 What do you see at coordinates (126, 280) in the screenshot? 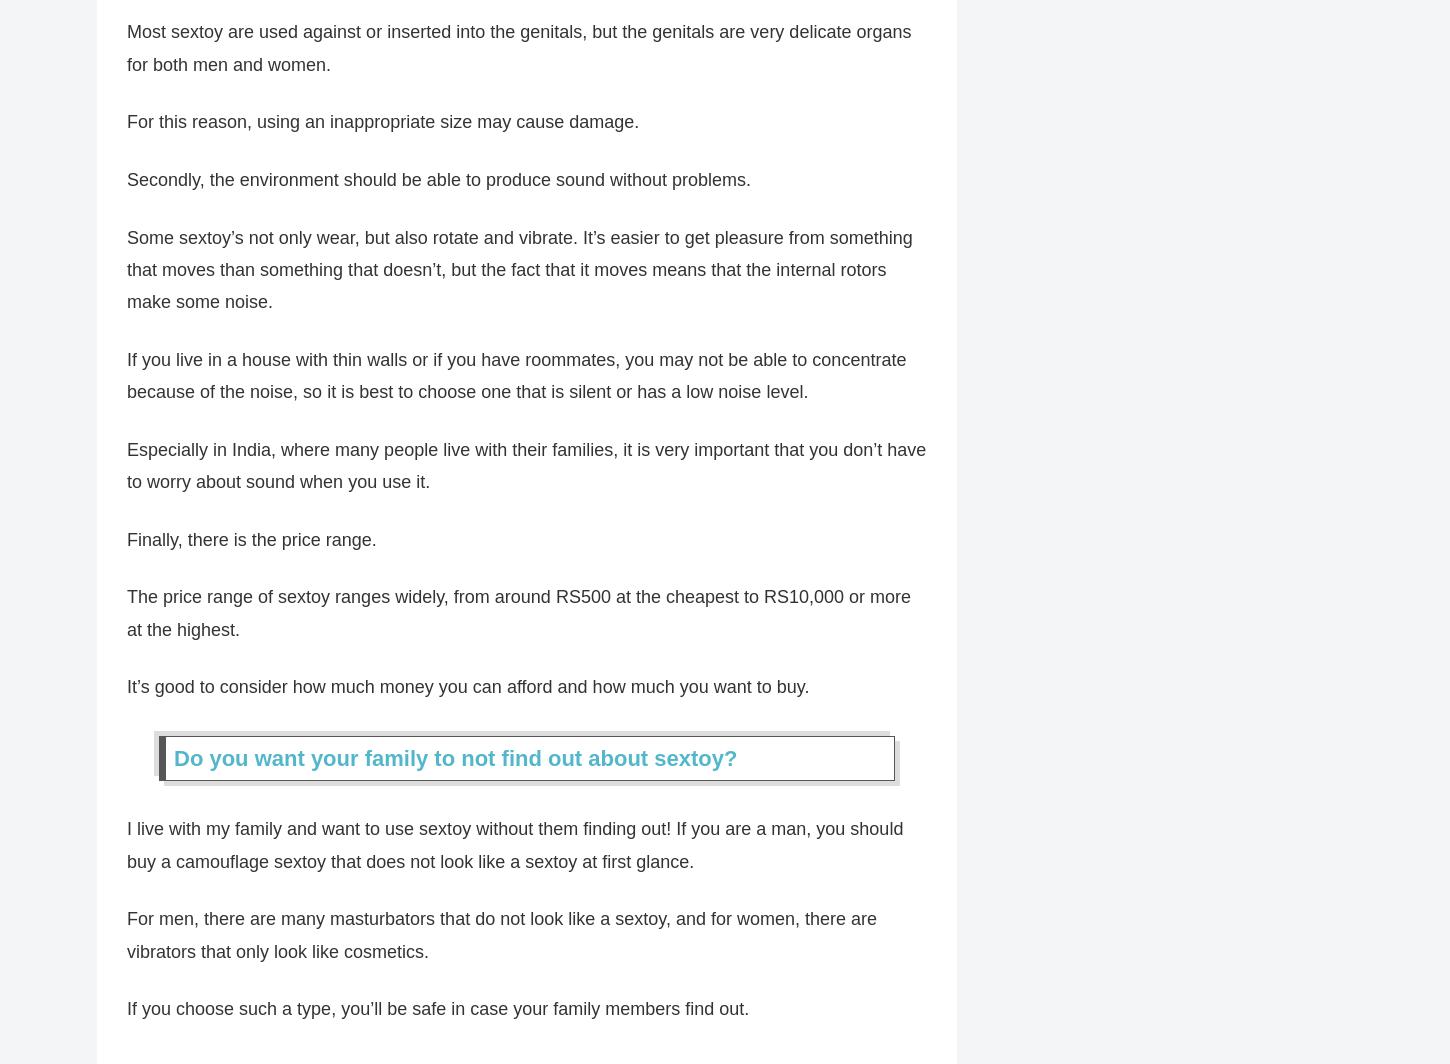
I see `'Some sextoy’s not only wear, but also rotate and vibrate. It’s easier to get pleasure from something that moves than something that doesn’t, but the fact that it moves means that the internal rotors make some noise.'` at bounding box center [126, 280].